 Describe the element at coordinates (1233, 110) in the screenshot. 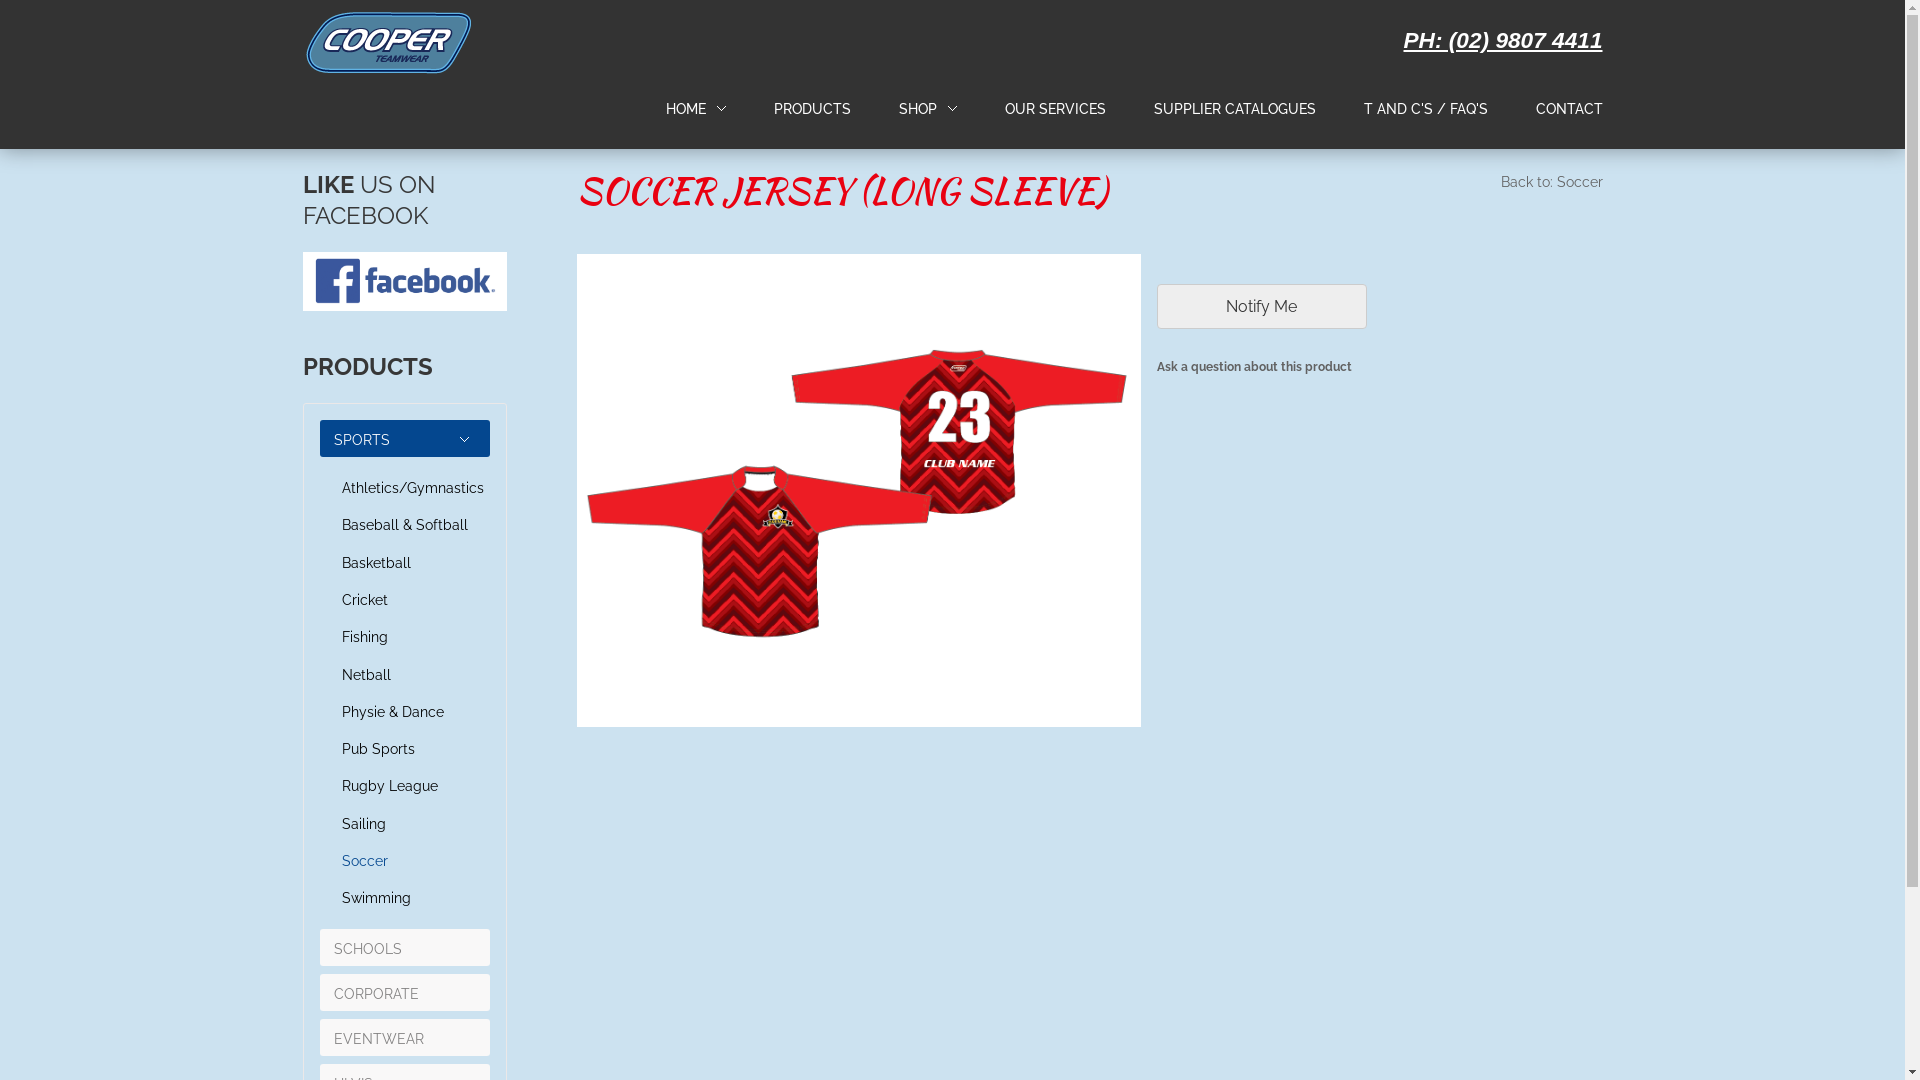

I see `'SUPPLIER CATALOGUES'` at that location.